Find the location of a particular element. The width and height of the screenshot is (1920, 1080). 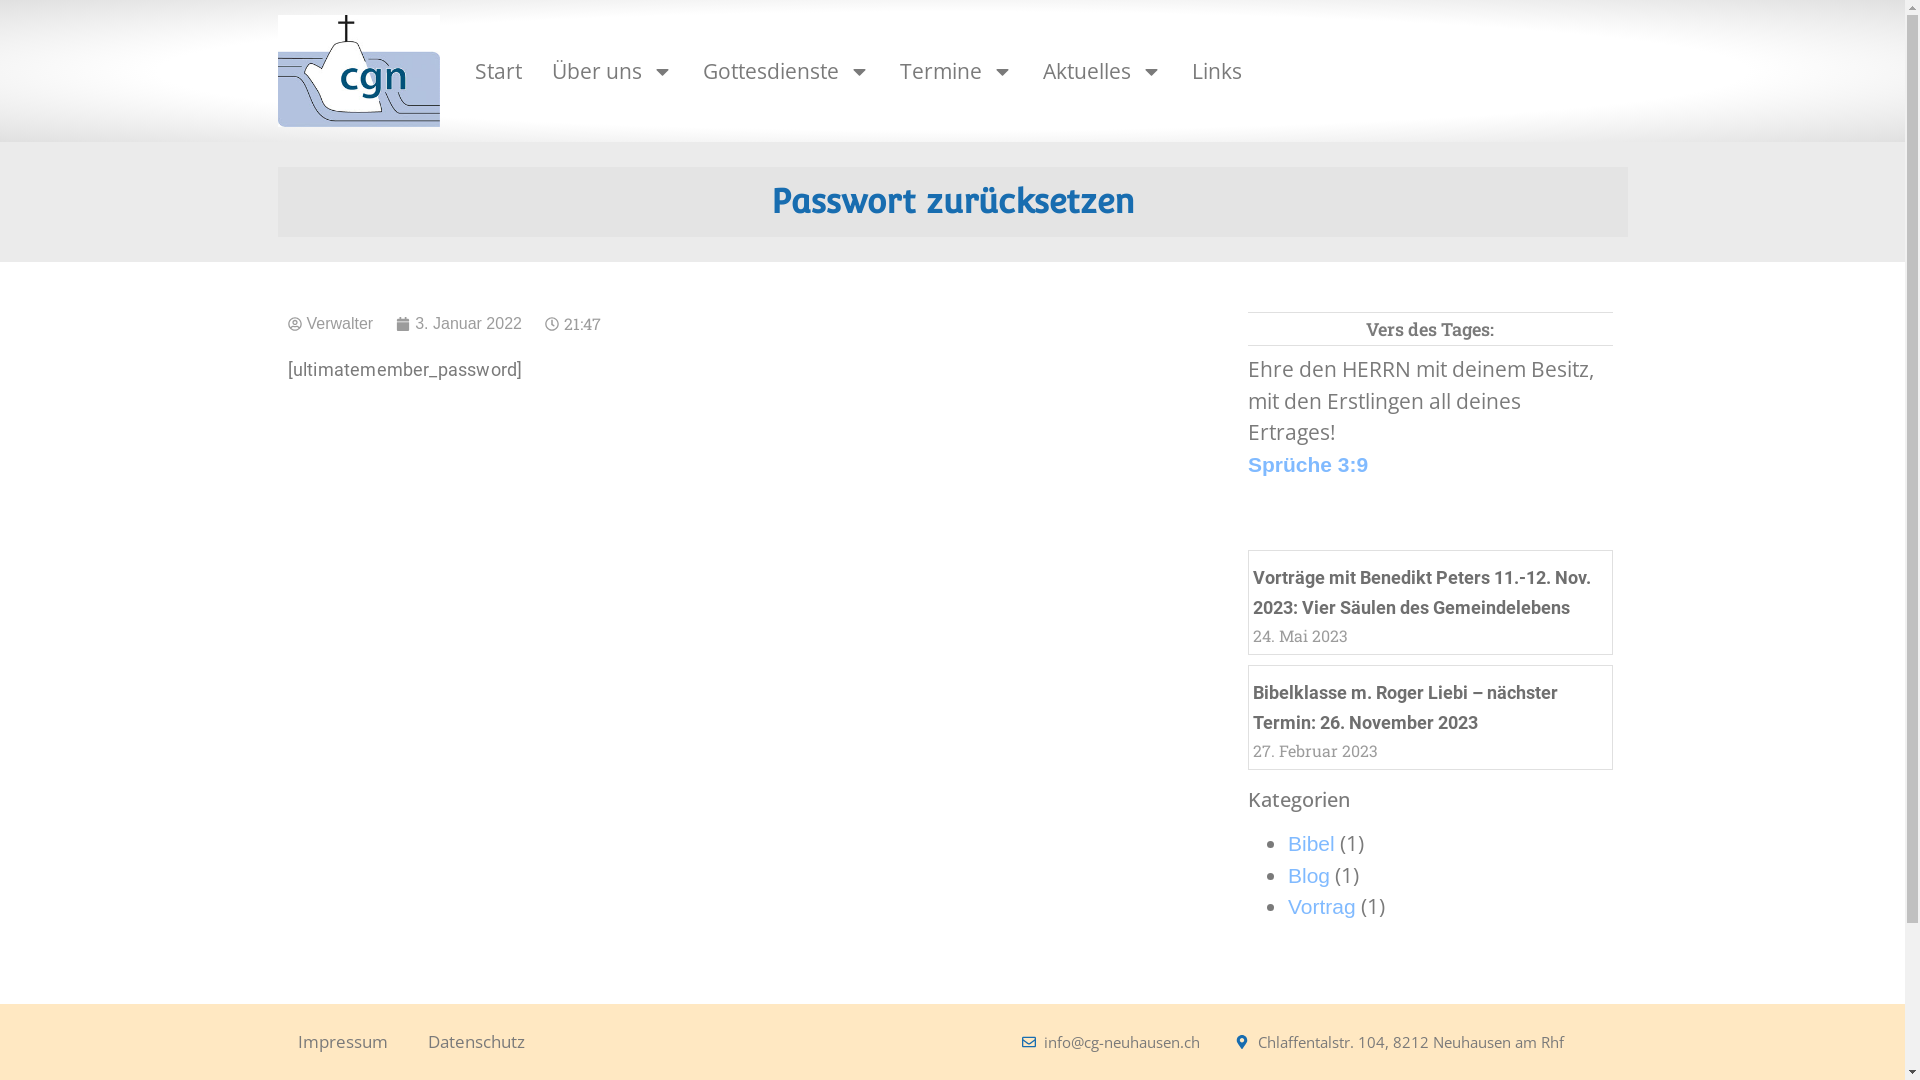

'Vortrag' is located at coordinates (1321, 906).